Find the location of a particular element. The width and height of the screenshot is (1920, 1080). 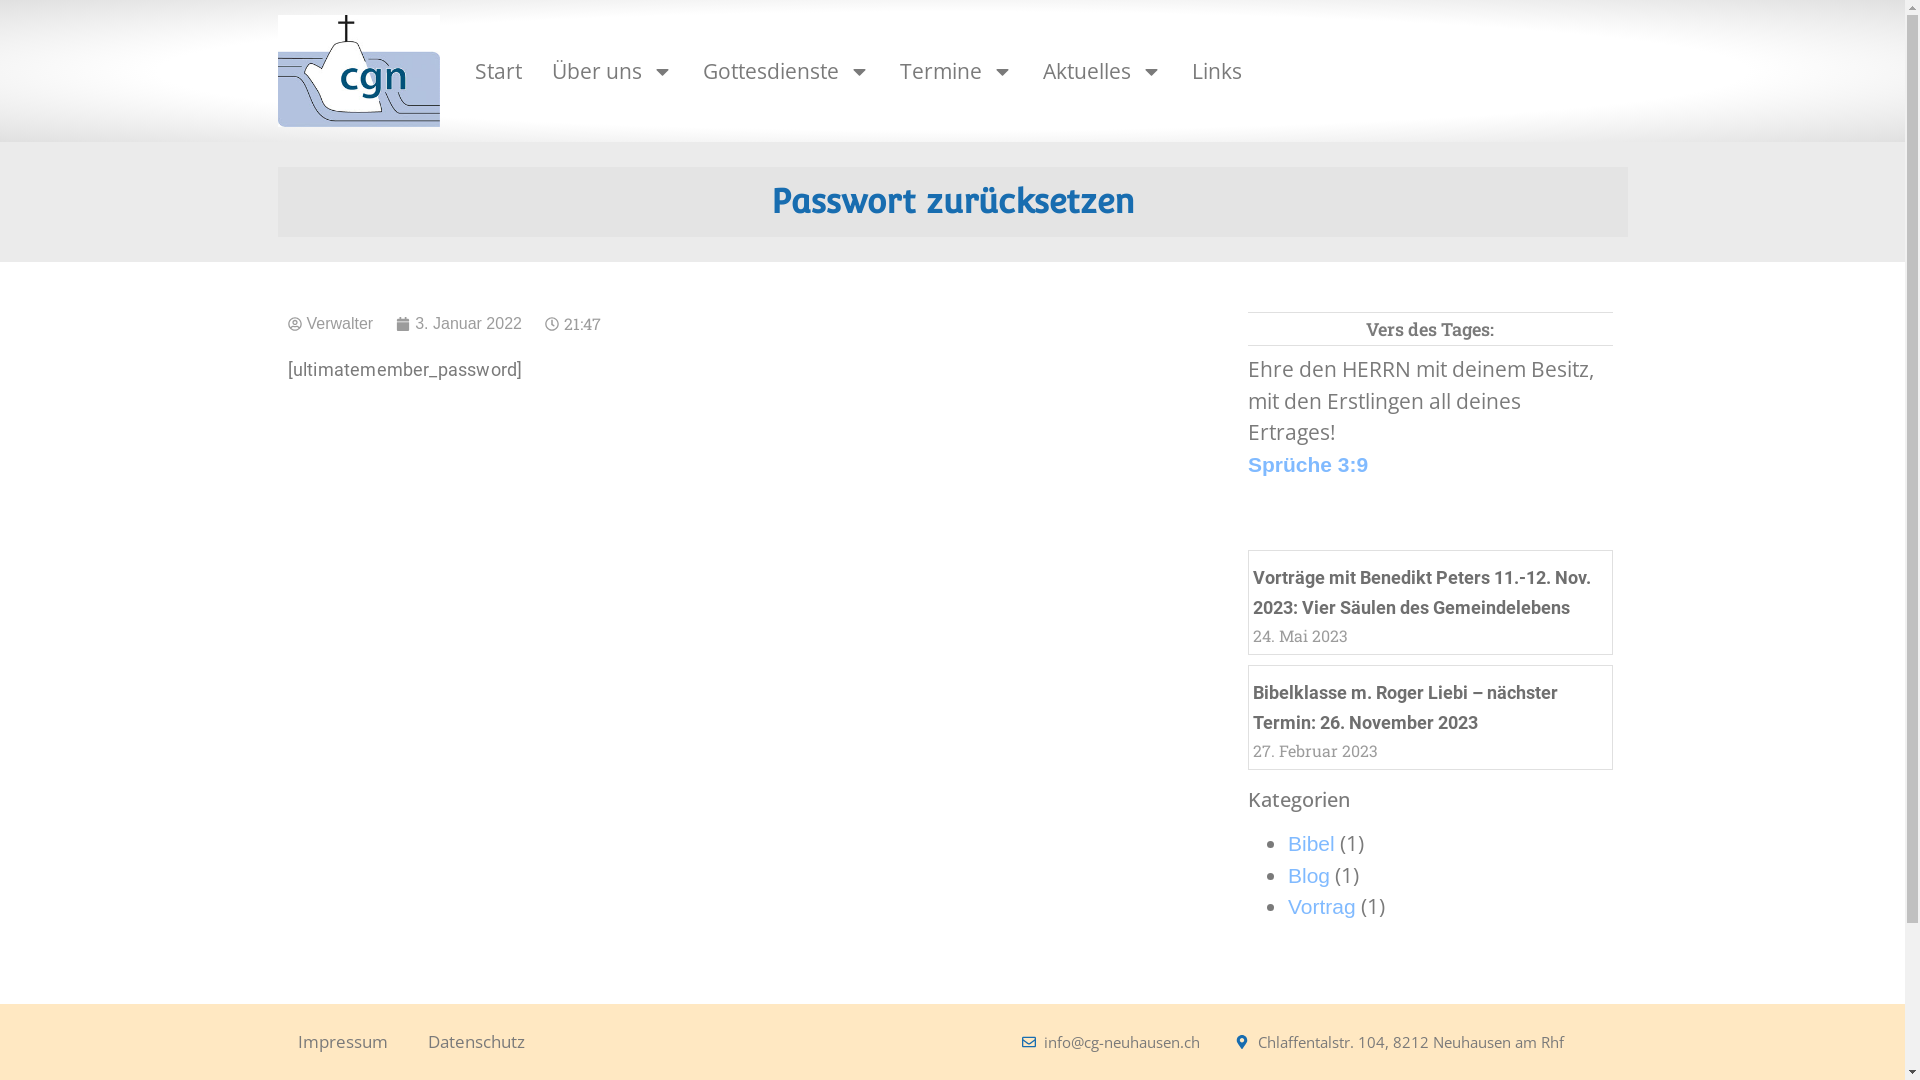

'Vortrag' is located at coordinates (1321, 906).